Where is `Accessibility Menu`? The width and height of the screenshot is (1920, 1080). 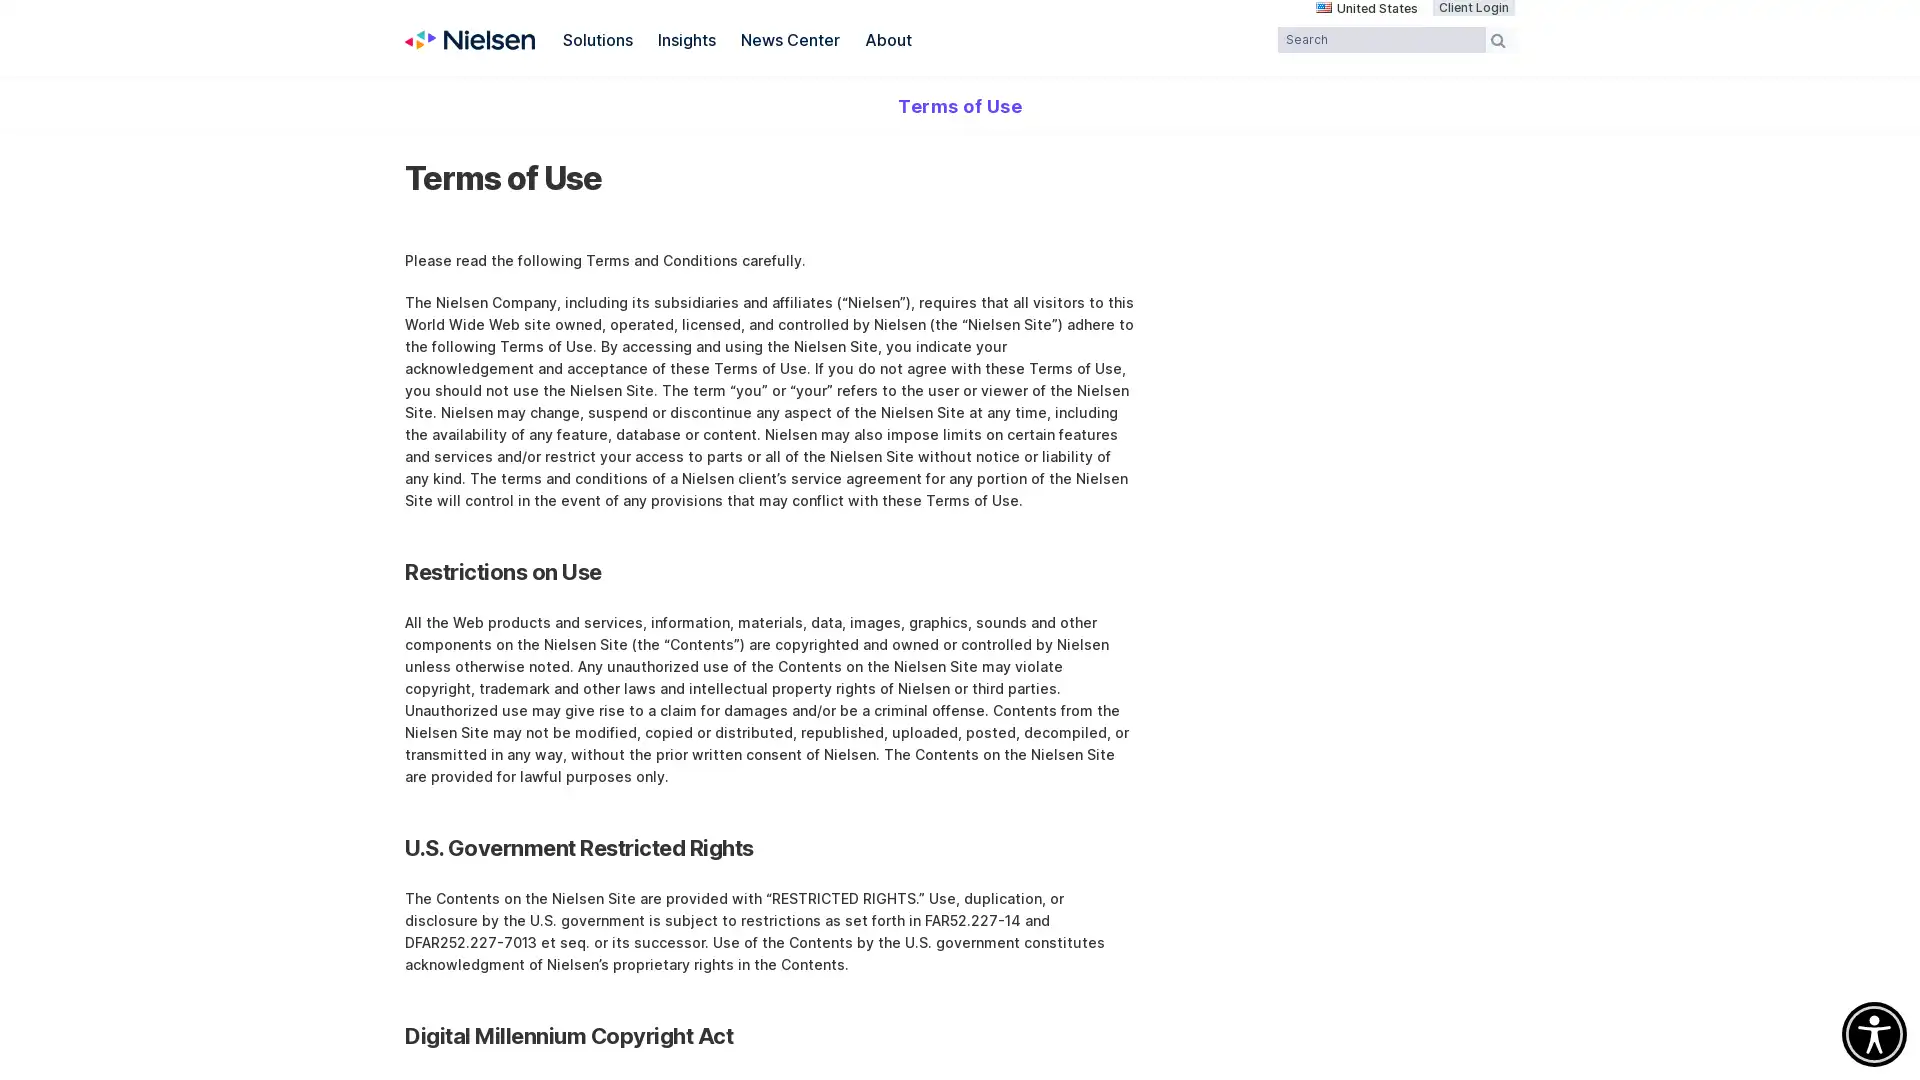
Accessibility Menu is located at coordinates (1873, 1034).